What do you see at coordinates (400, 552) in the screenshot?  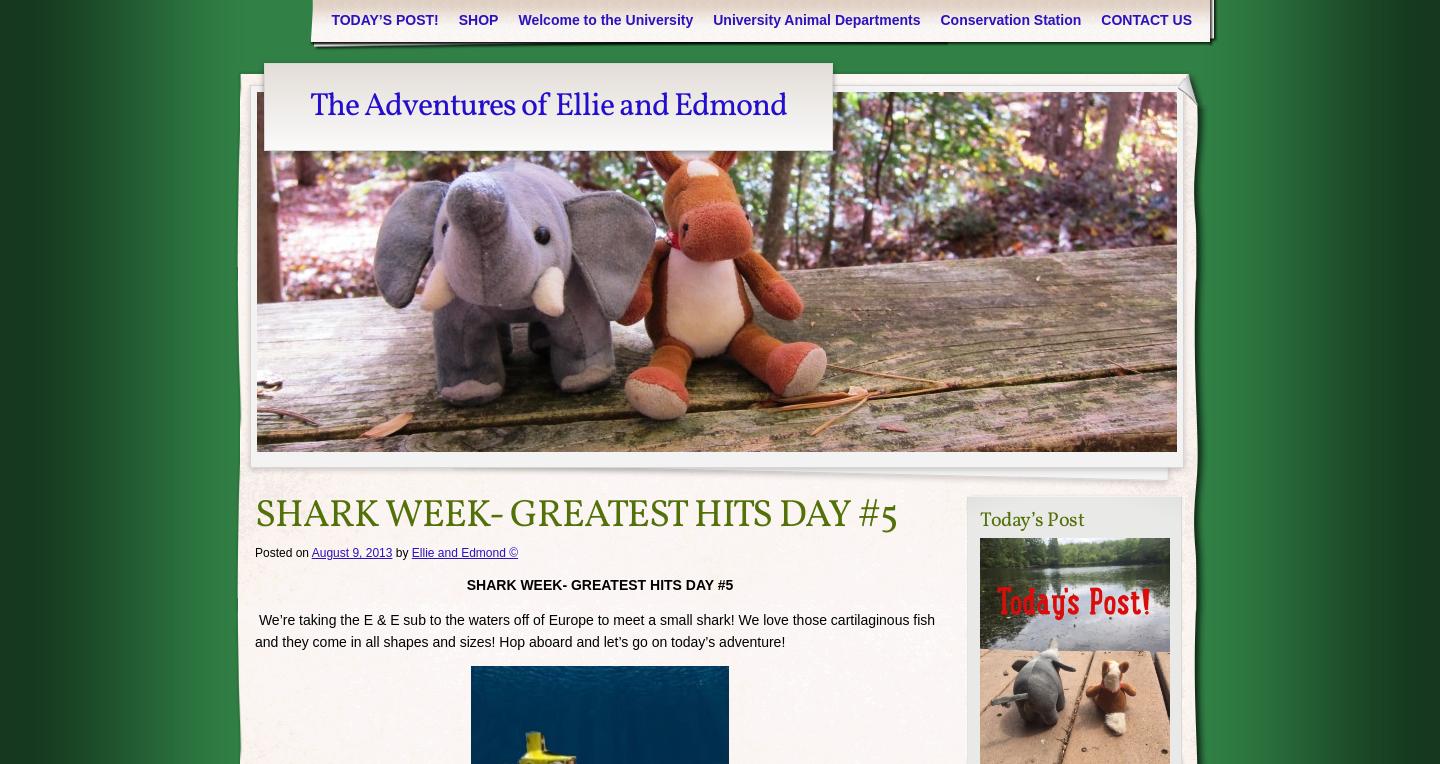 I see `'by'` at bounding box center [400, 552].